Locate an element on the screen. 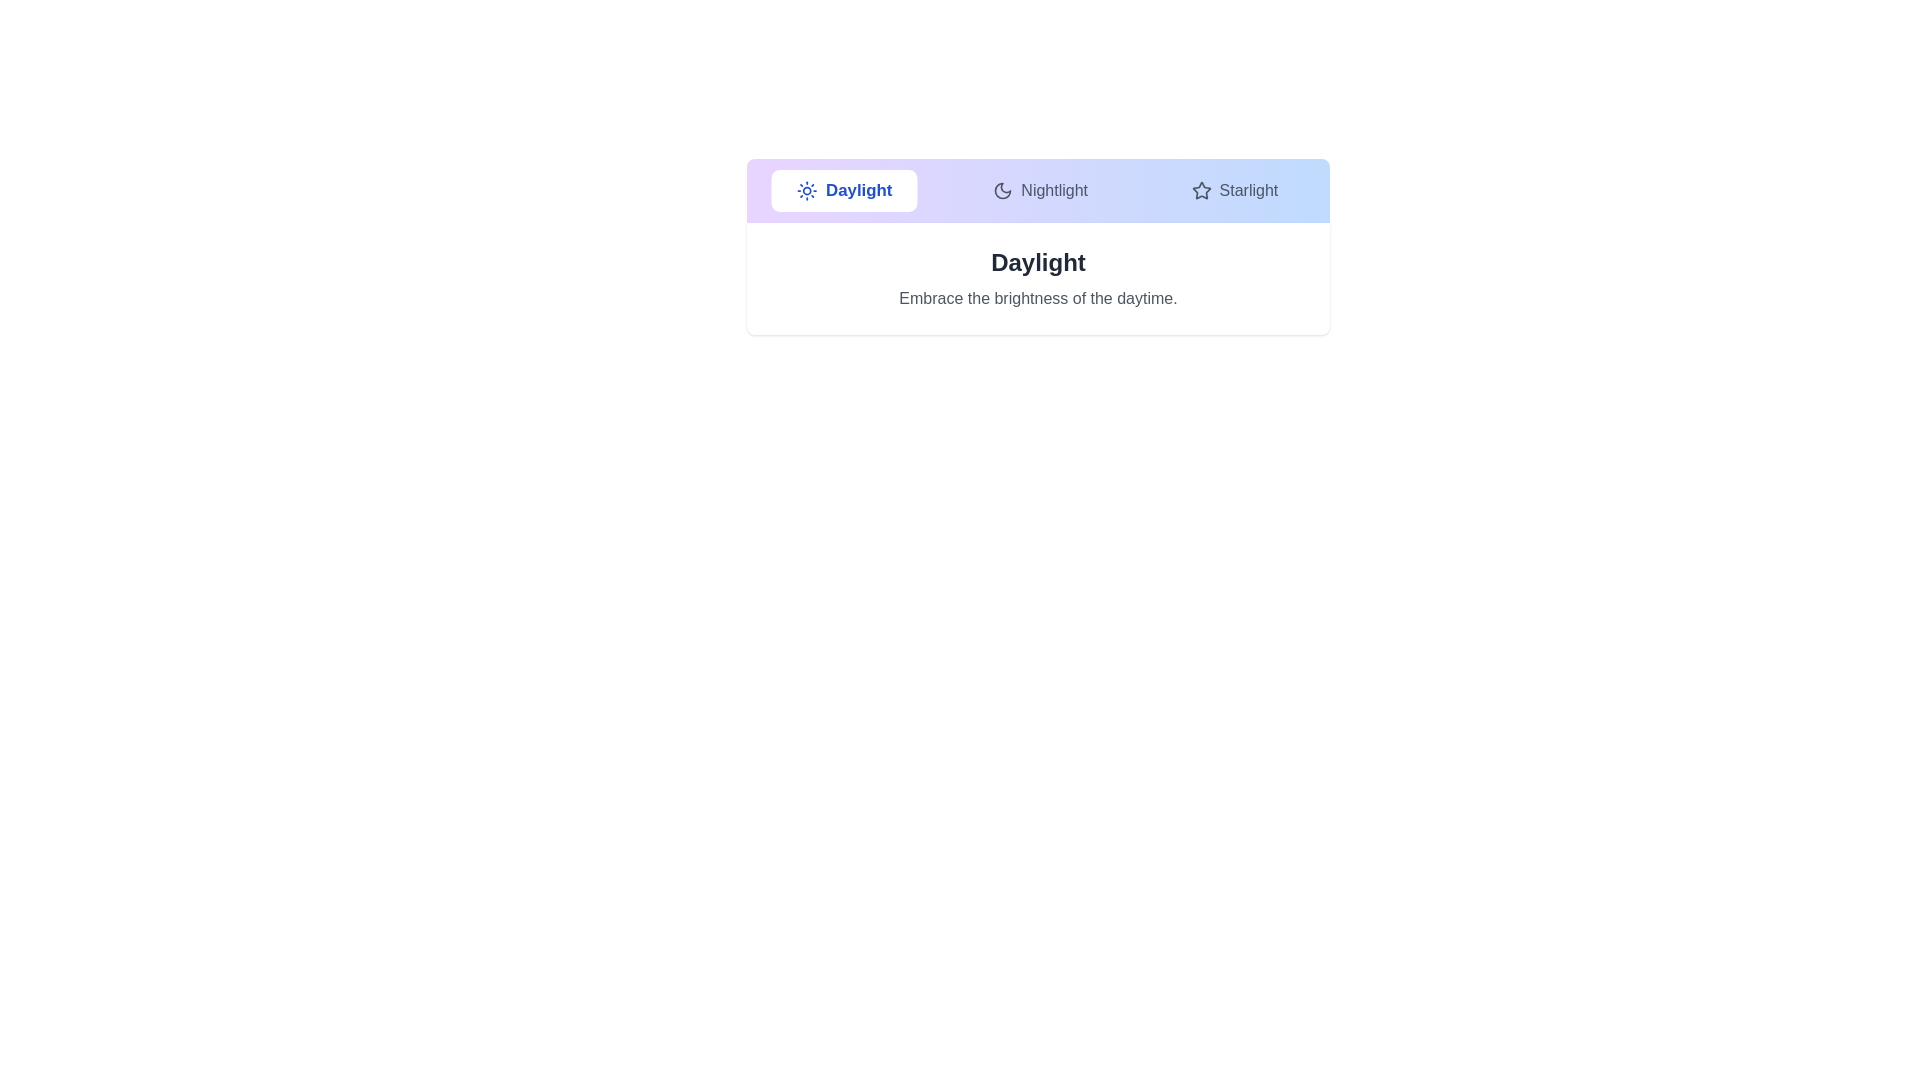 The image size is (1920, 1080). the tab labeled Starlight is located at coordinates (1233, 191).